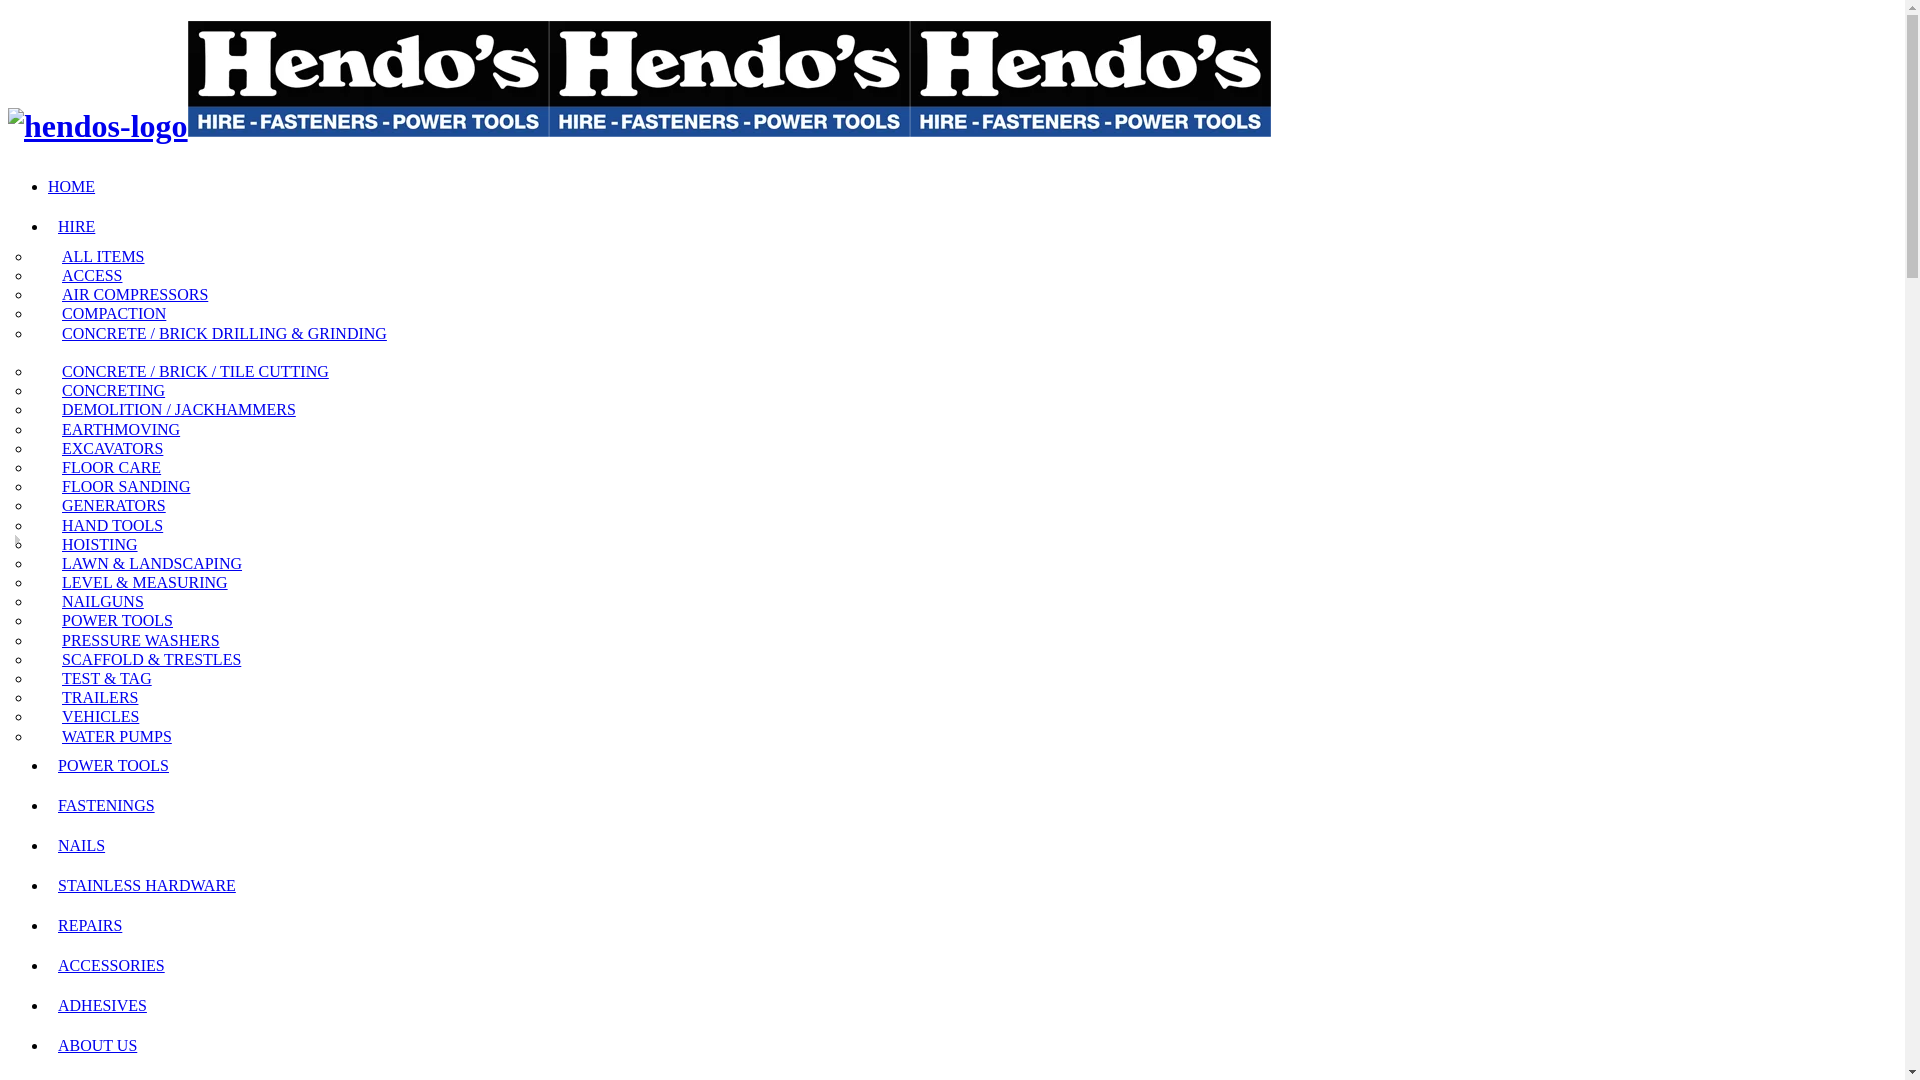 Image resolution: width=1920 pixels, height=1080 pixels. I want to click on 'AIR COMPRESSORS', so click(128, 294).